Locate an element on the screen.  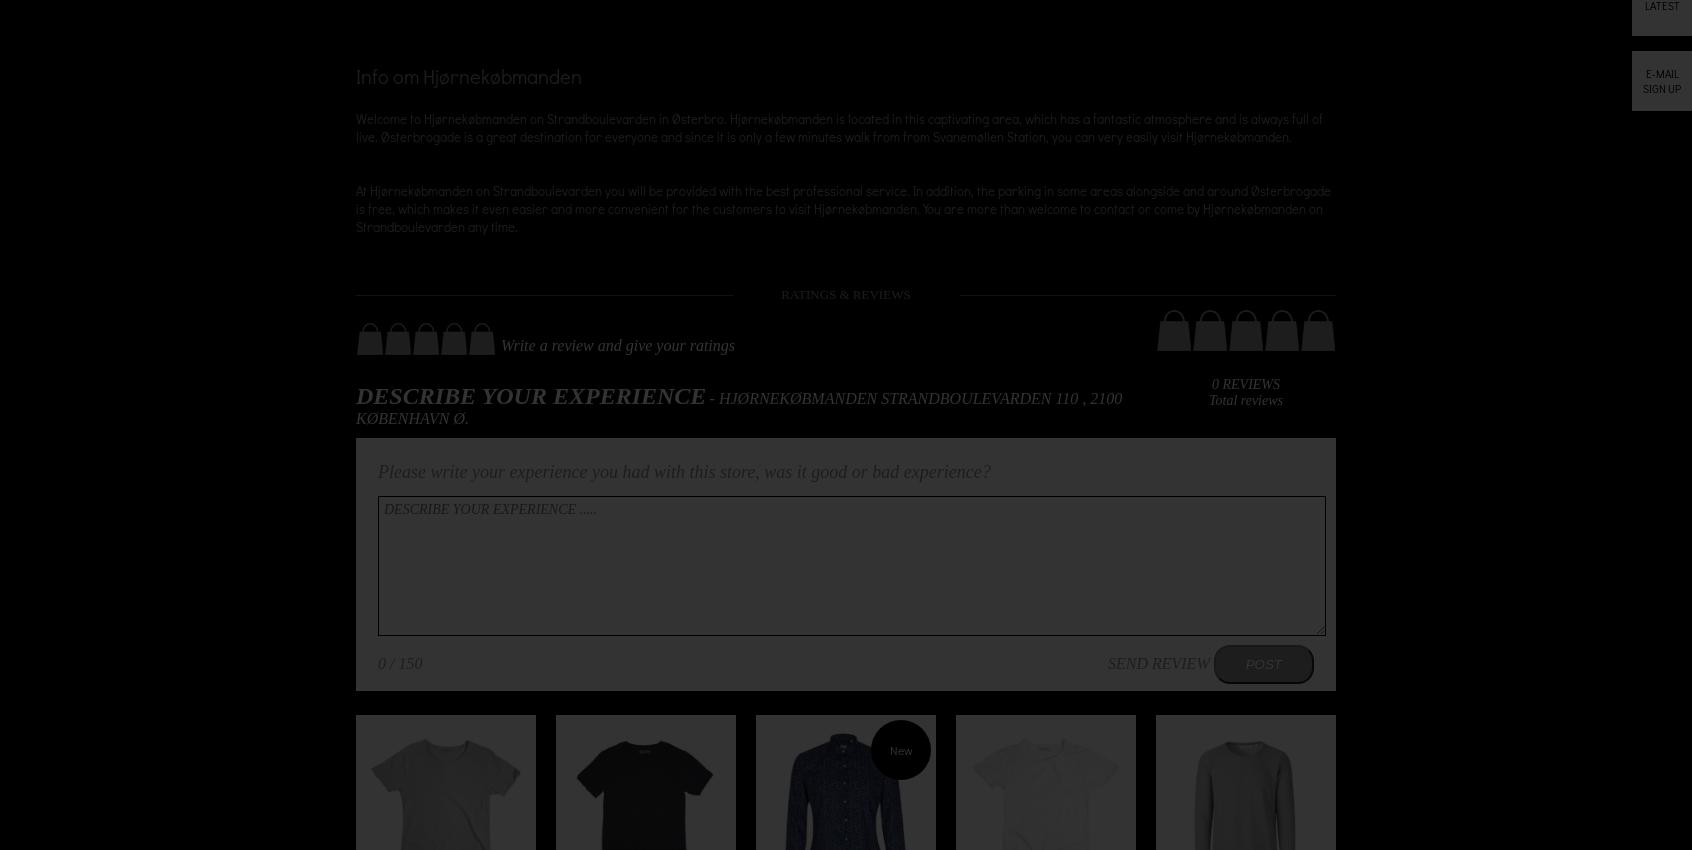
'0 REVIEWS' is located at coordinates (1245, 384).